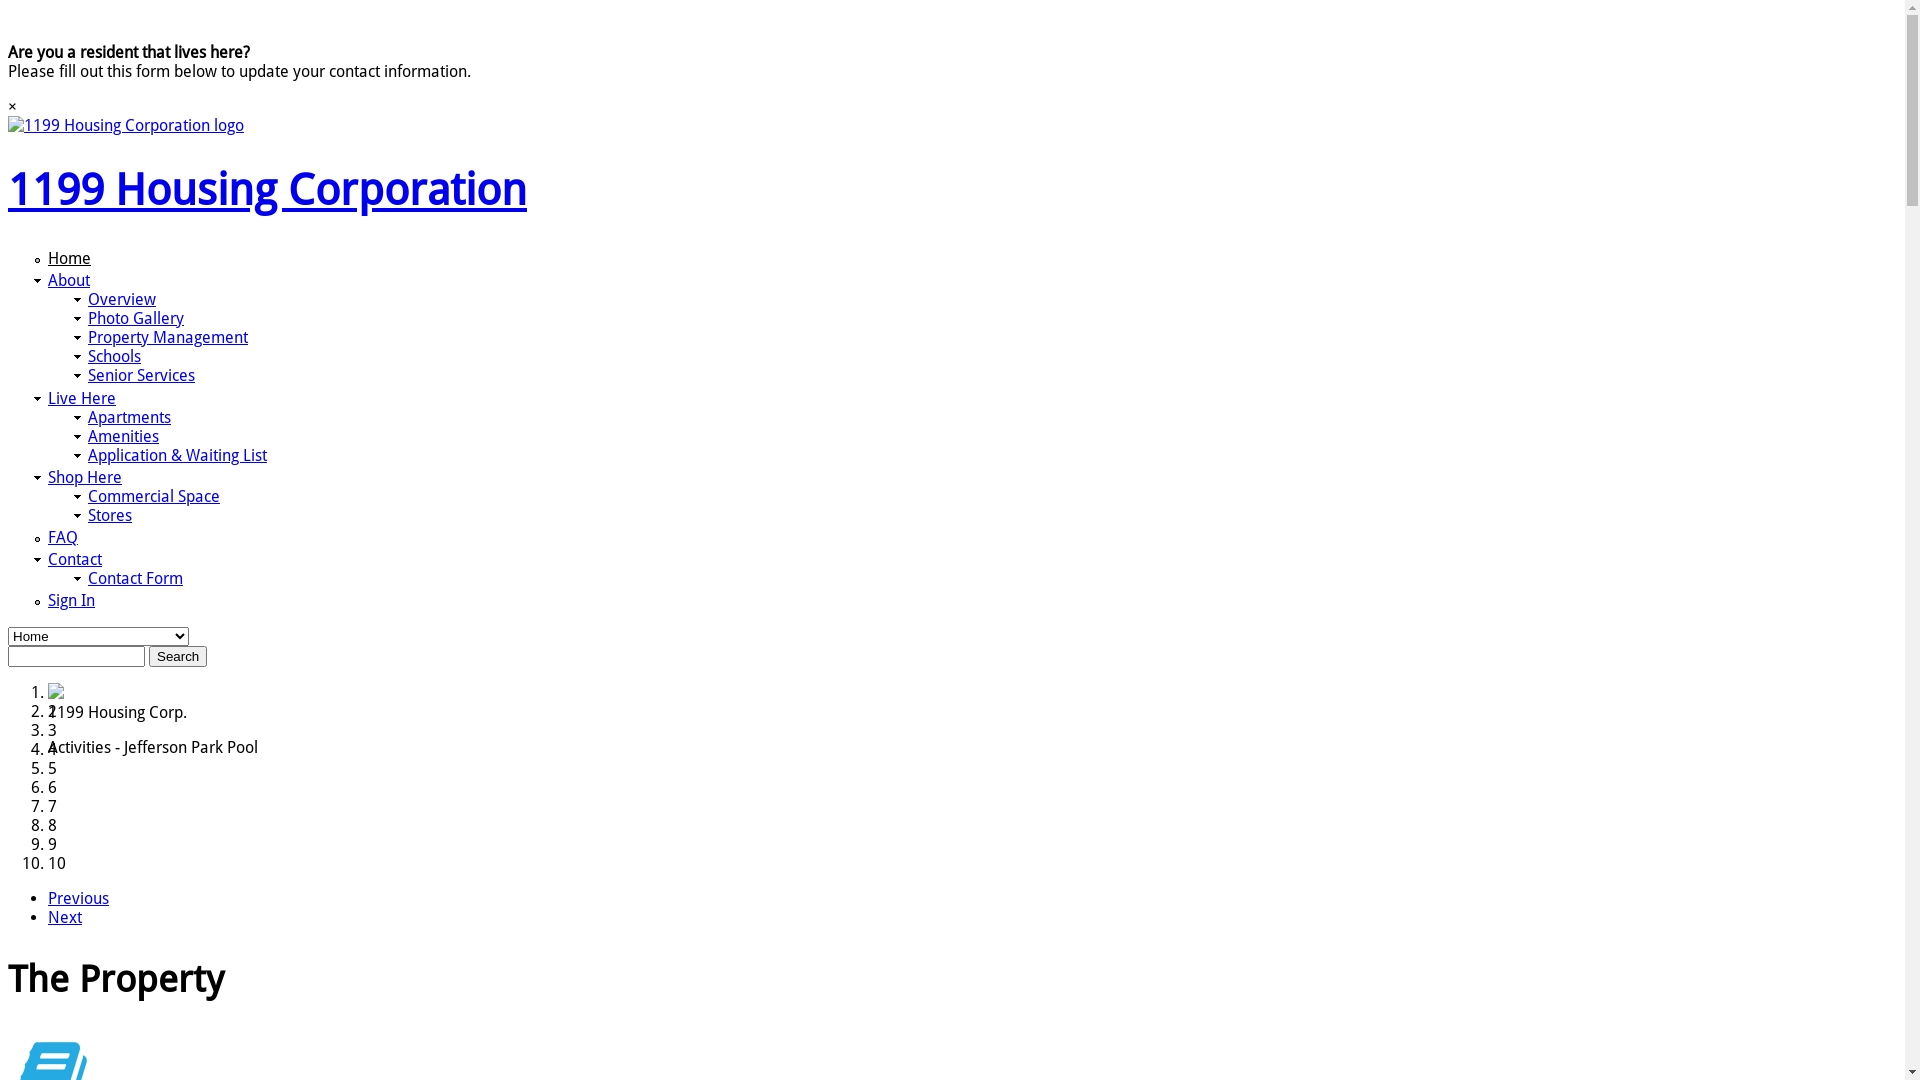 The image size is (1920, 1080). What do you see at coordinates (75, 559) in the screenshot?
I see `'Contact'` at bounding box center [75, 559].